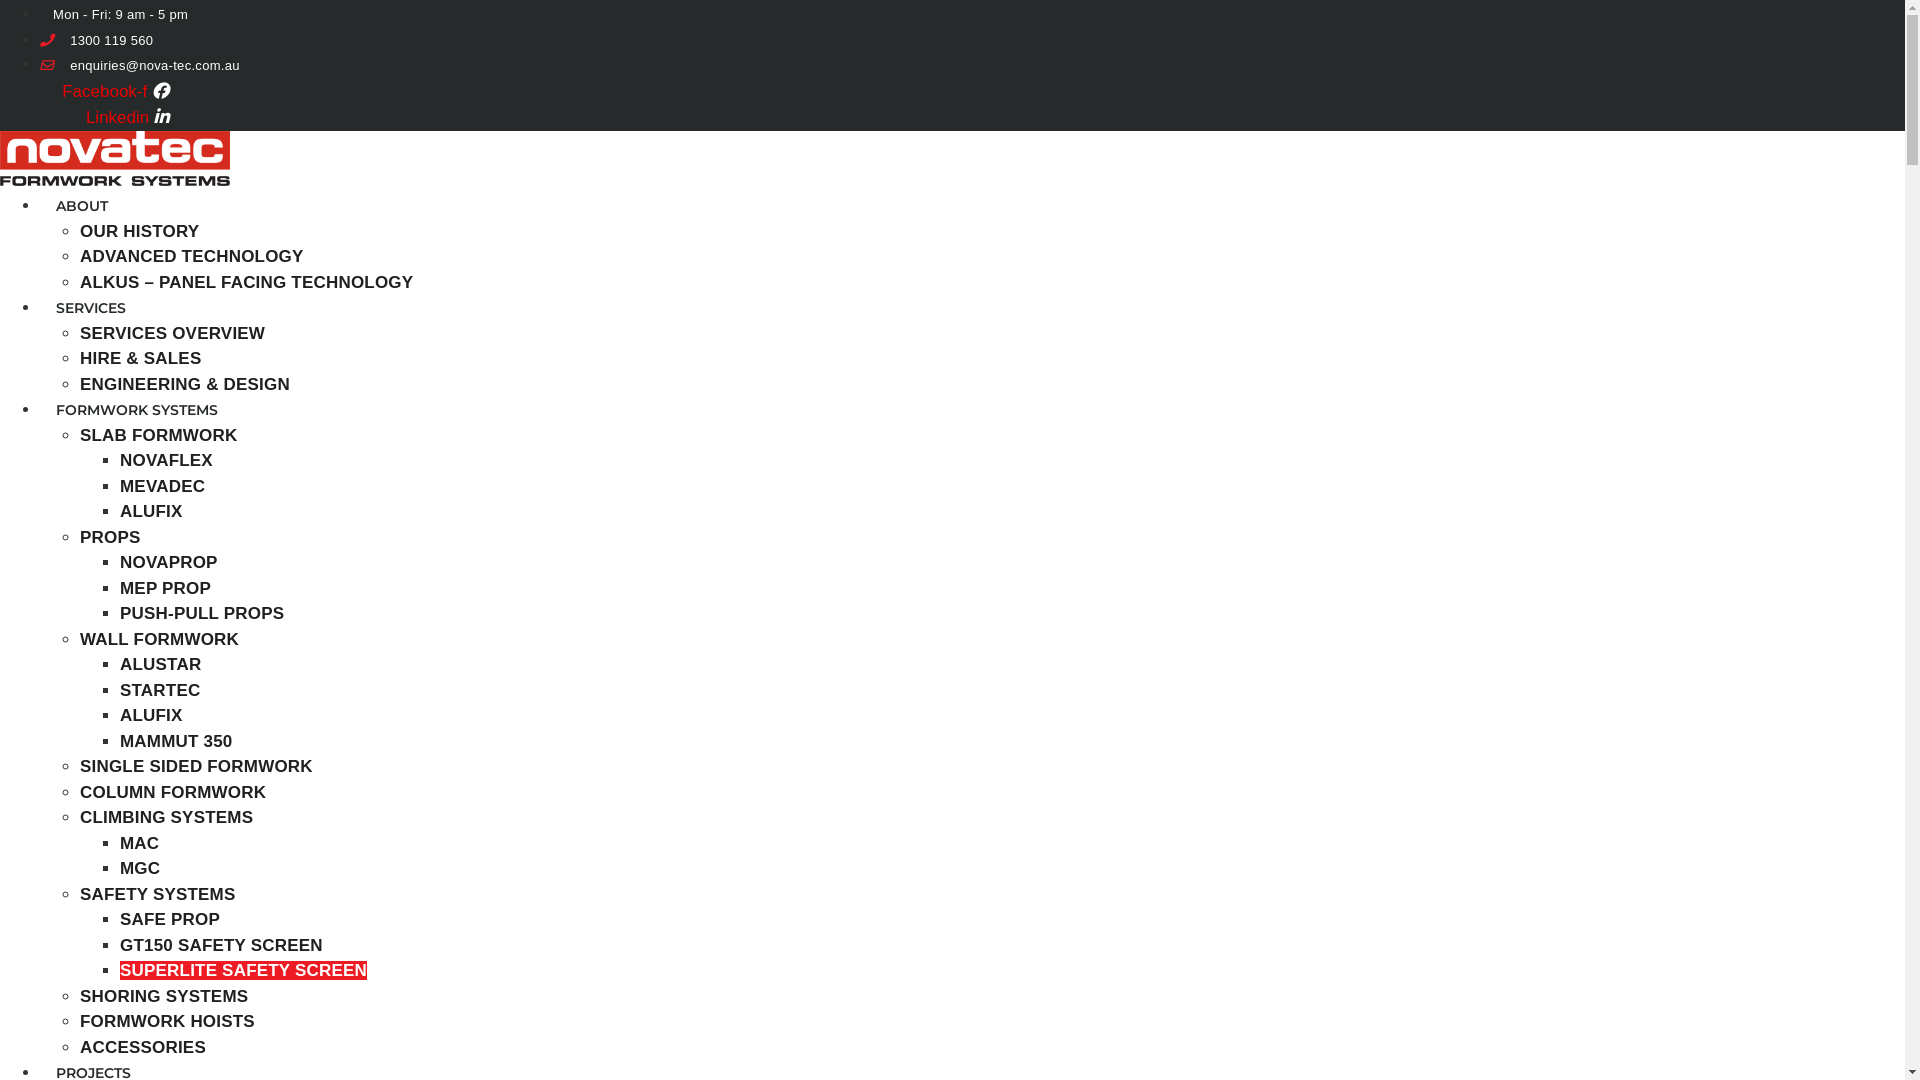 Image resolution: width=1920 pixels, height=1080 pixels. What do you see at coordinates (176, 741) in the screenshot?
I see `'MAMMUT 350'` at bounding box center [176, 741].